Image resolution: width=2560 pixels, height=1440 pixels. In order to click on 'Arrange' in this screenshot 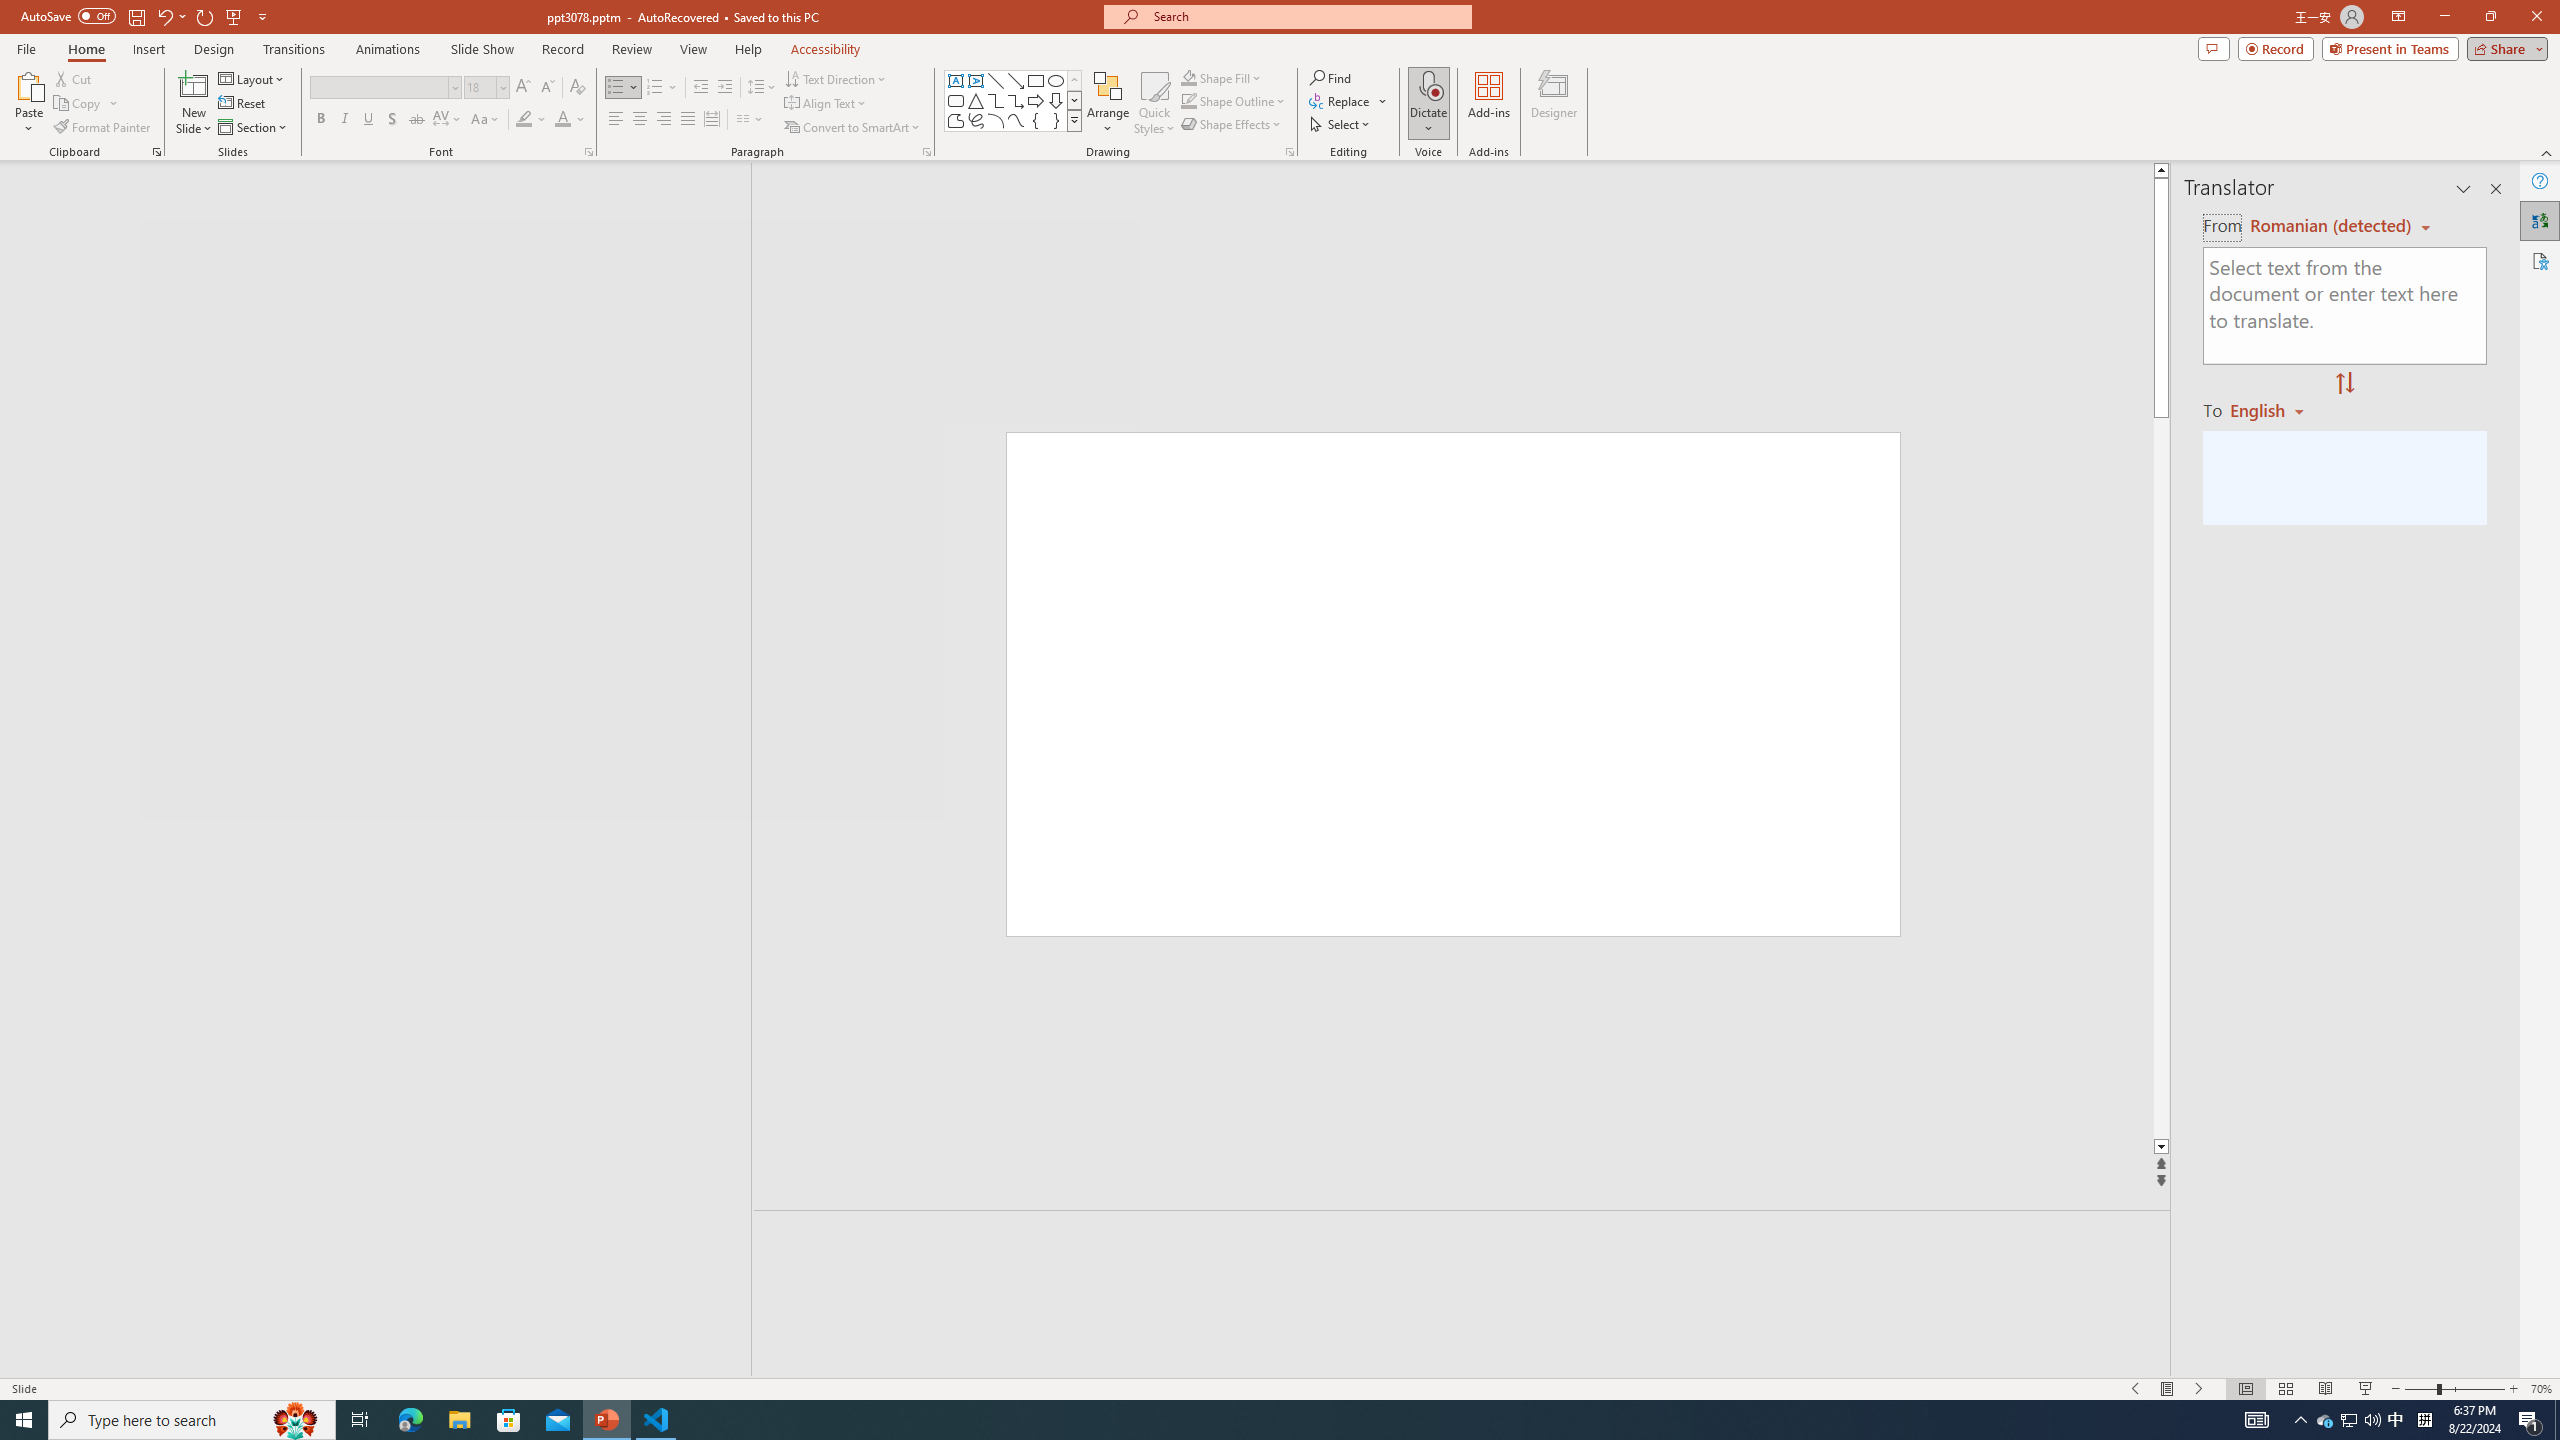, I will do `click(1108, 103)`.